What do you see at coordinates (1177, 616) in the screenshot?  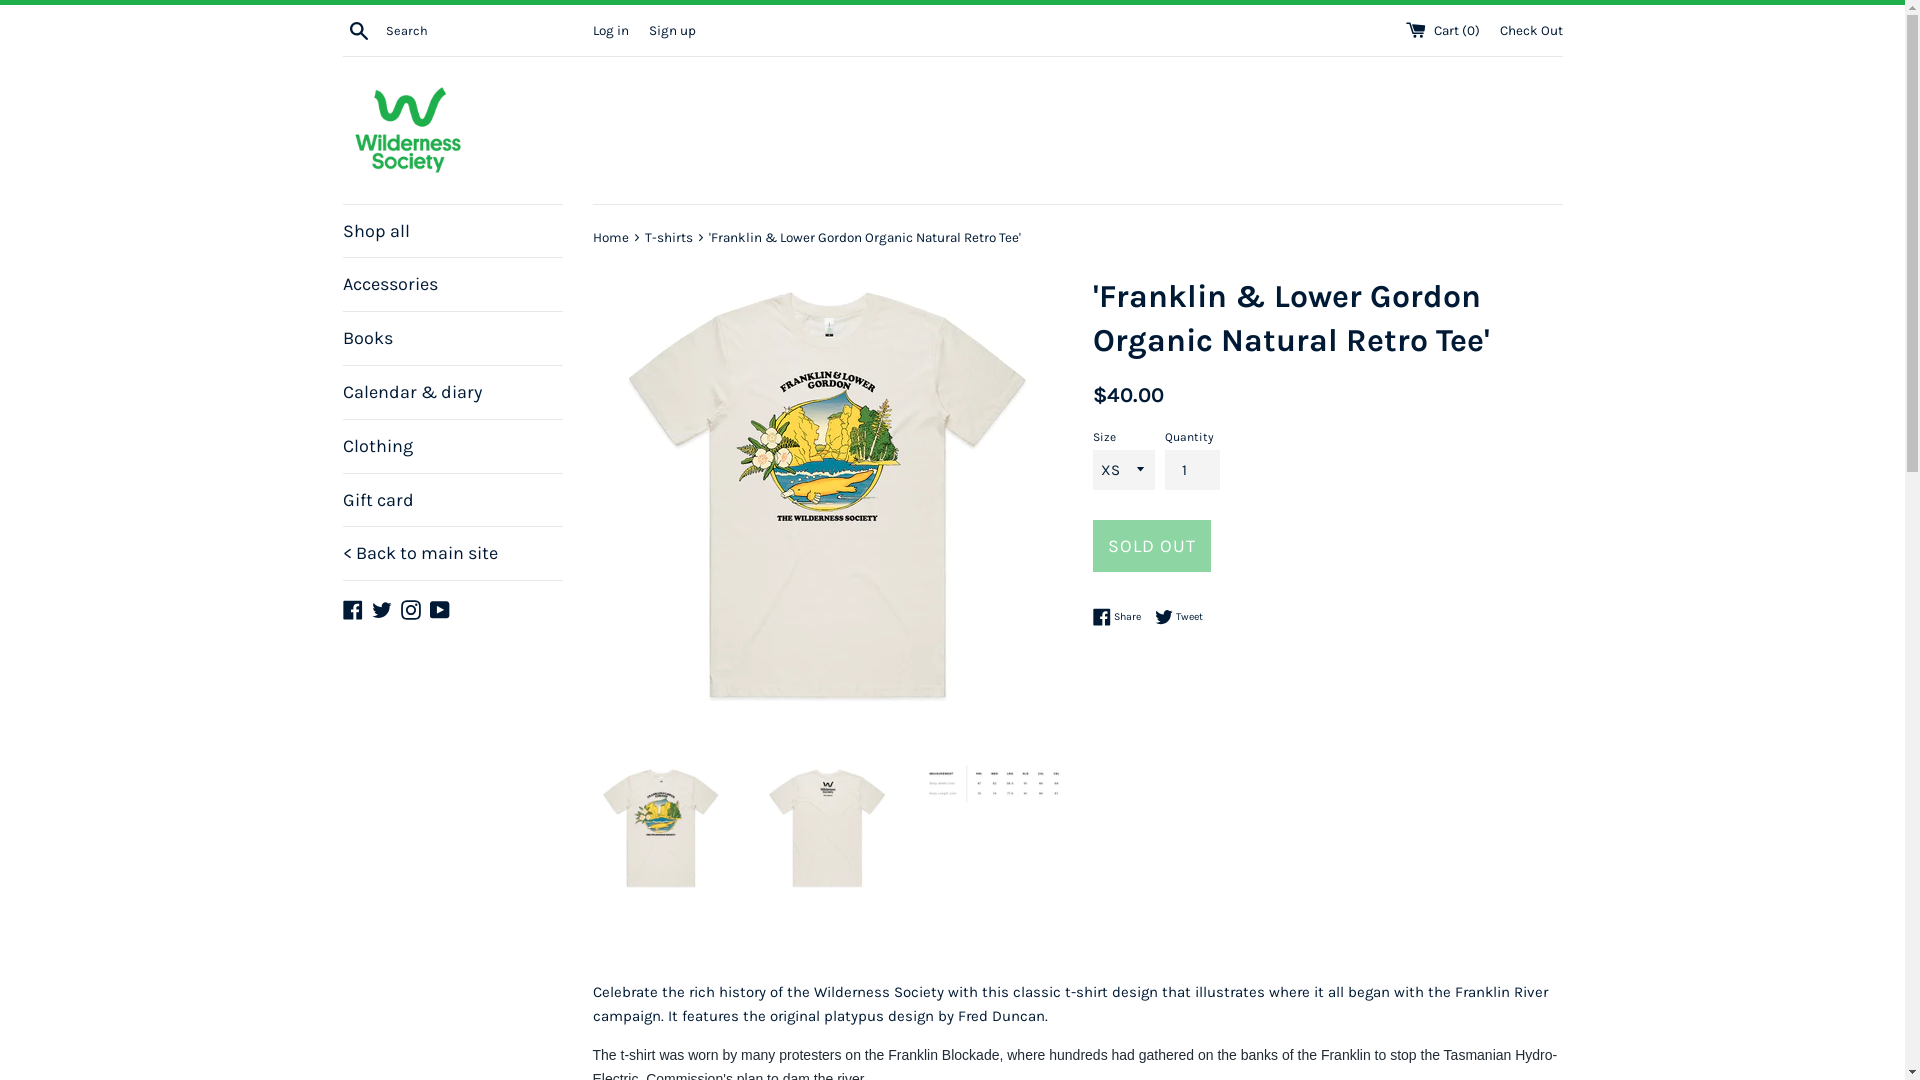 I see `'Tweet` at bounding box center [1177, 616].